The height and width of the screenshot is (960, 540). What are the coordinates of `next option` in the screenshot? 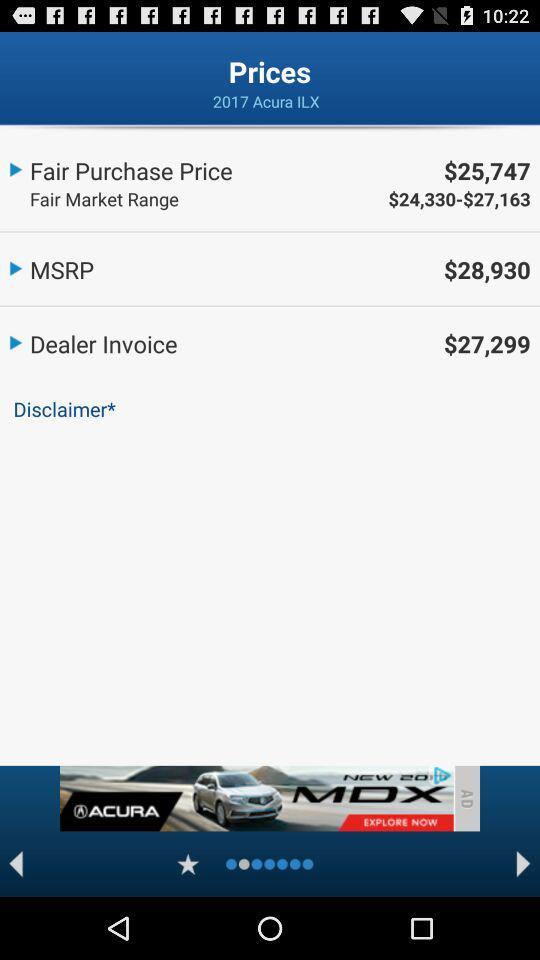 It's located at (523, 863).